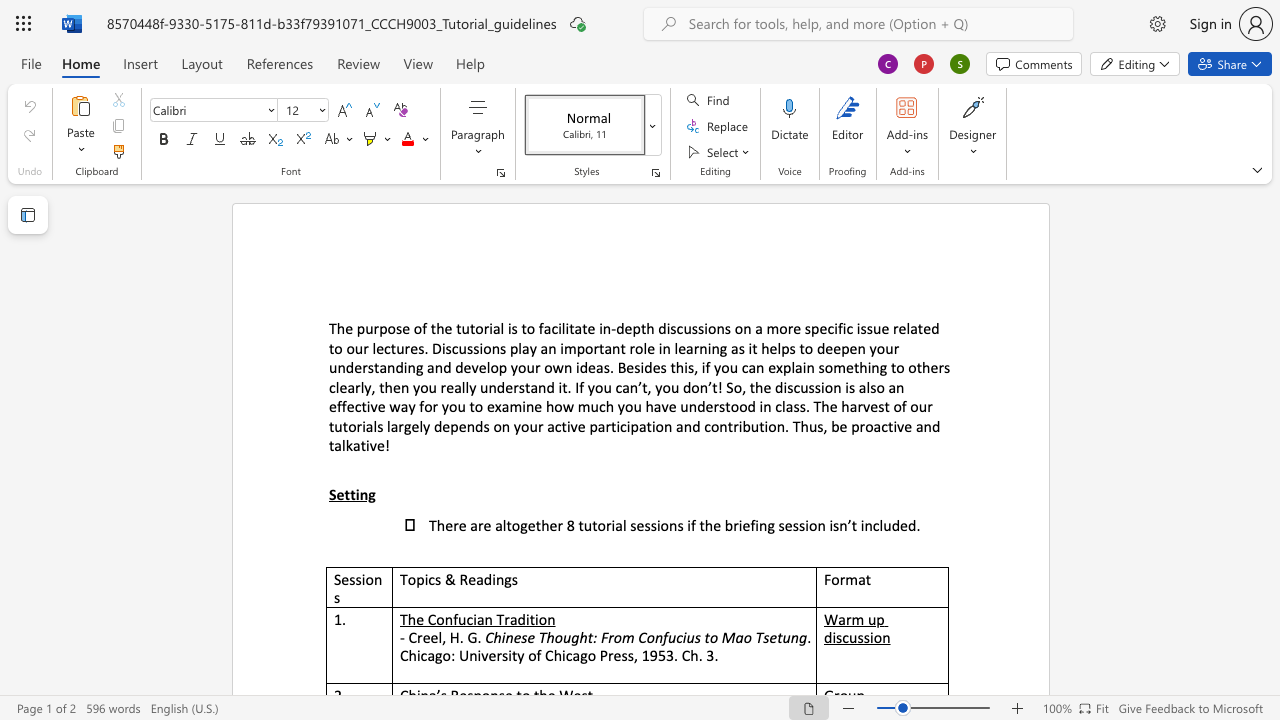 Image resolution: width=1280 pixels, height=720 pixels. I want to click on the space between the continuous character "h" and "i" in the text, so click(500, 637).